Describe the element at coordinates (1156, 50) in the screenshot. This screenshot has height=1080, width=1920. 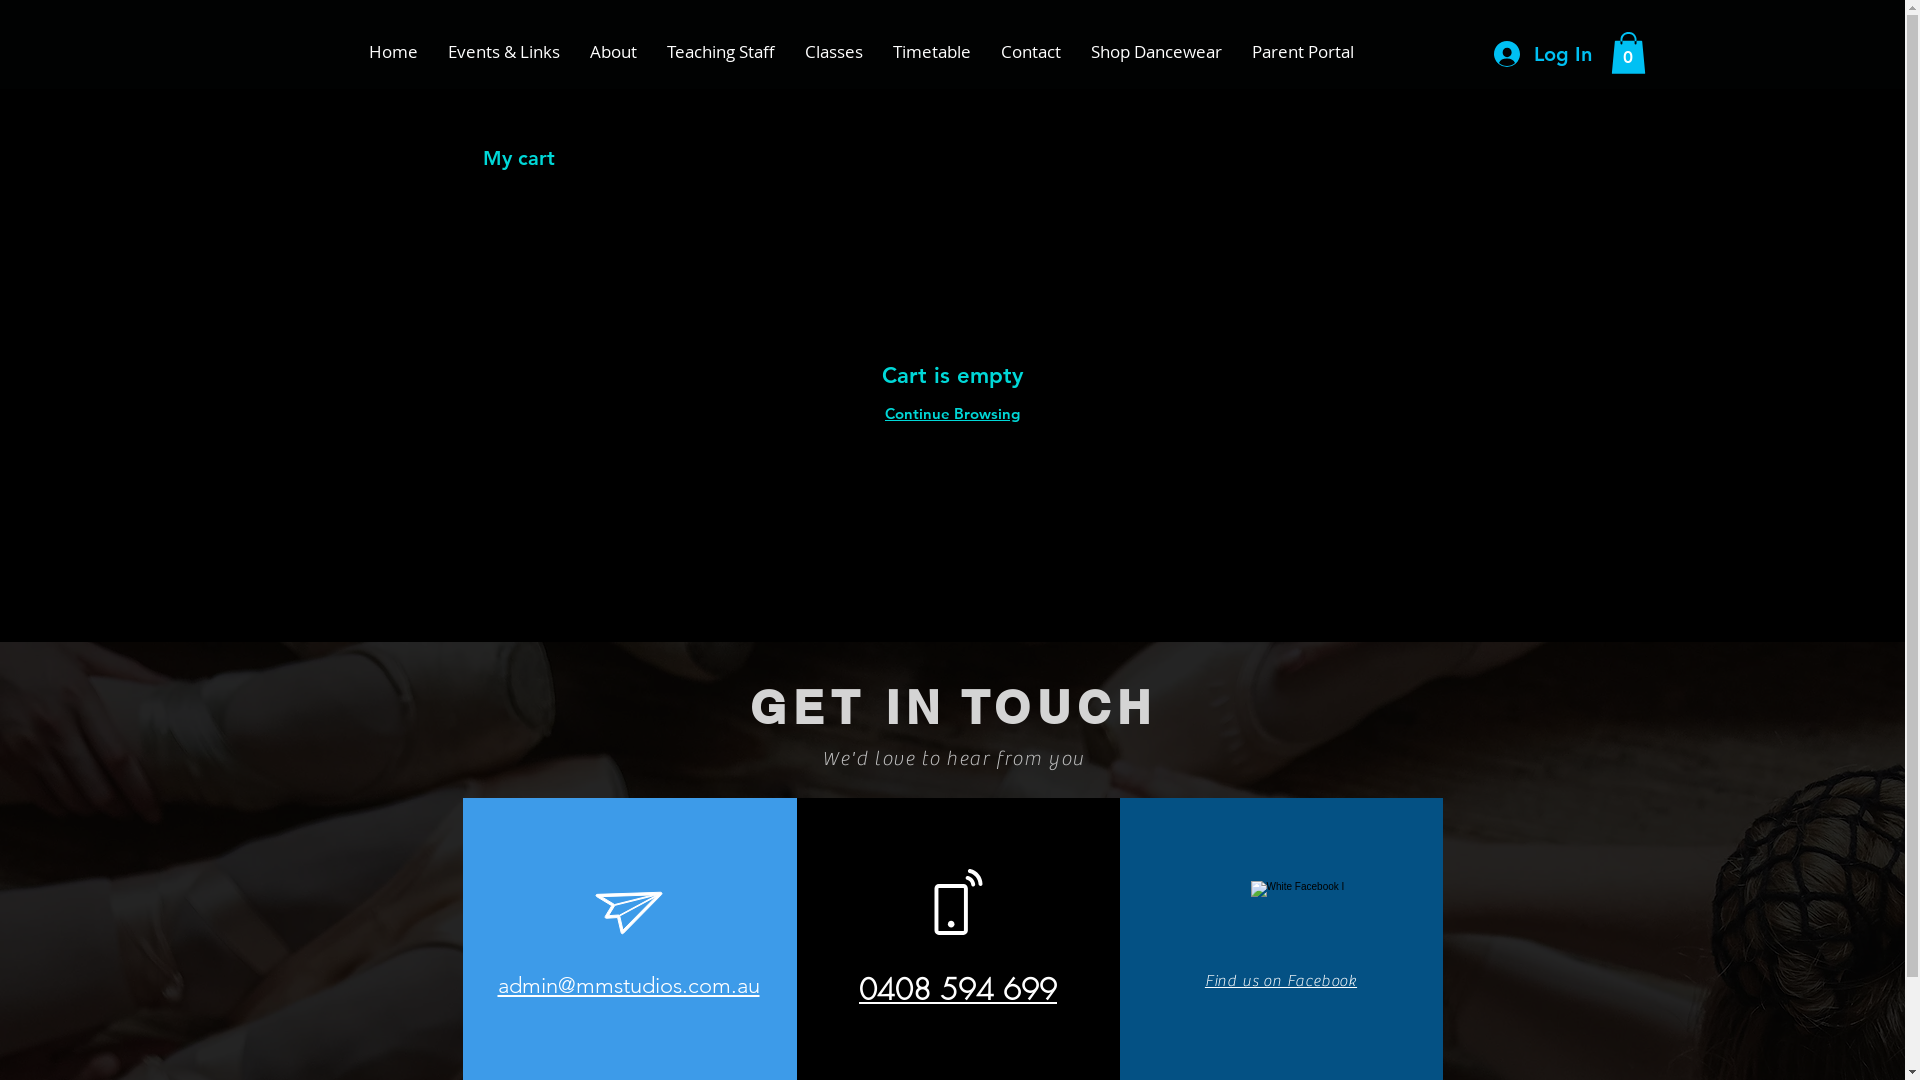
I see `'Shop Dancewear'` at that location.